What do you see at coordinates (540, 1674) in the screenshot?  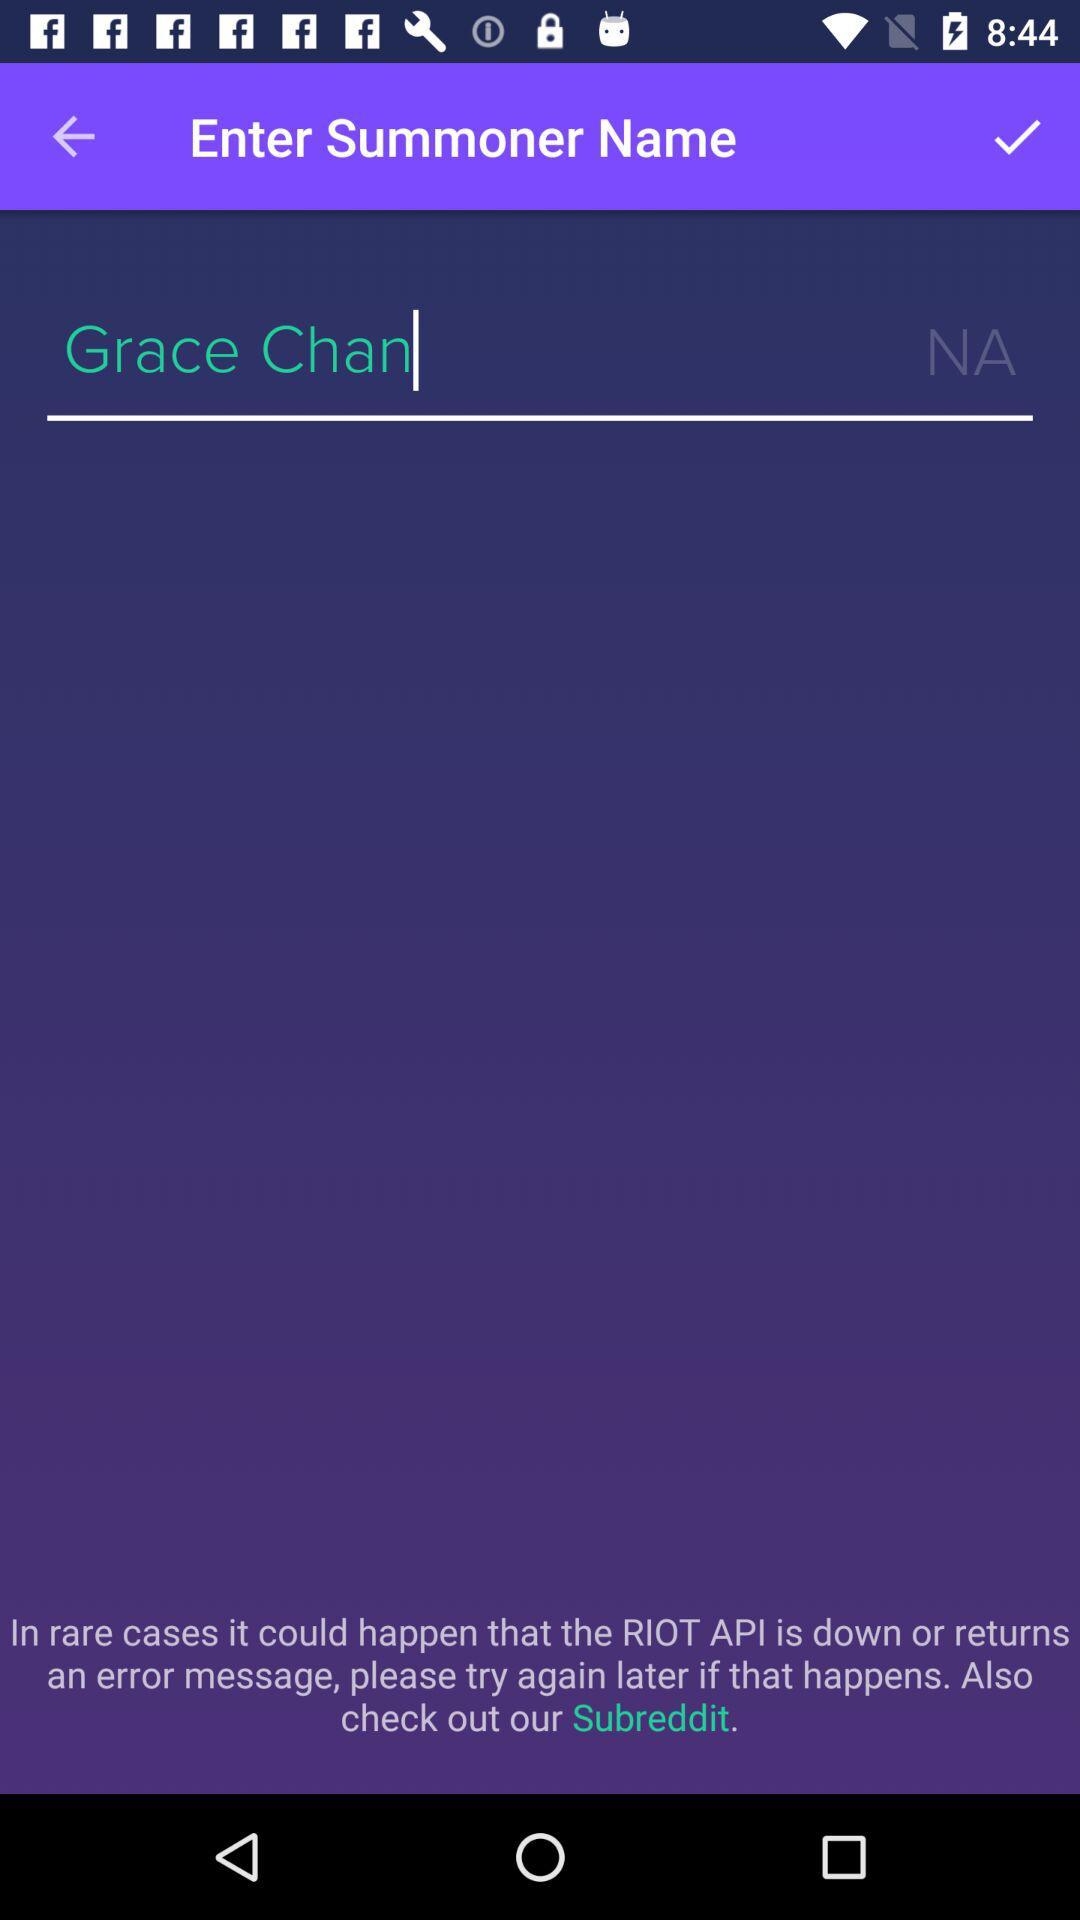 I see `the item below grace chan item` at bounding box center [540, 1674].